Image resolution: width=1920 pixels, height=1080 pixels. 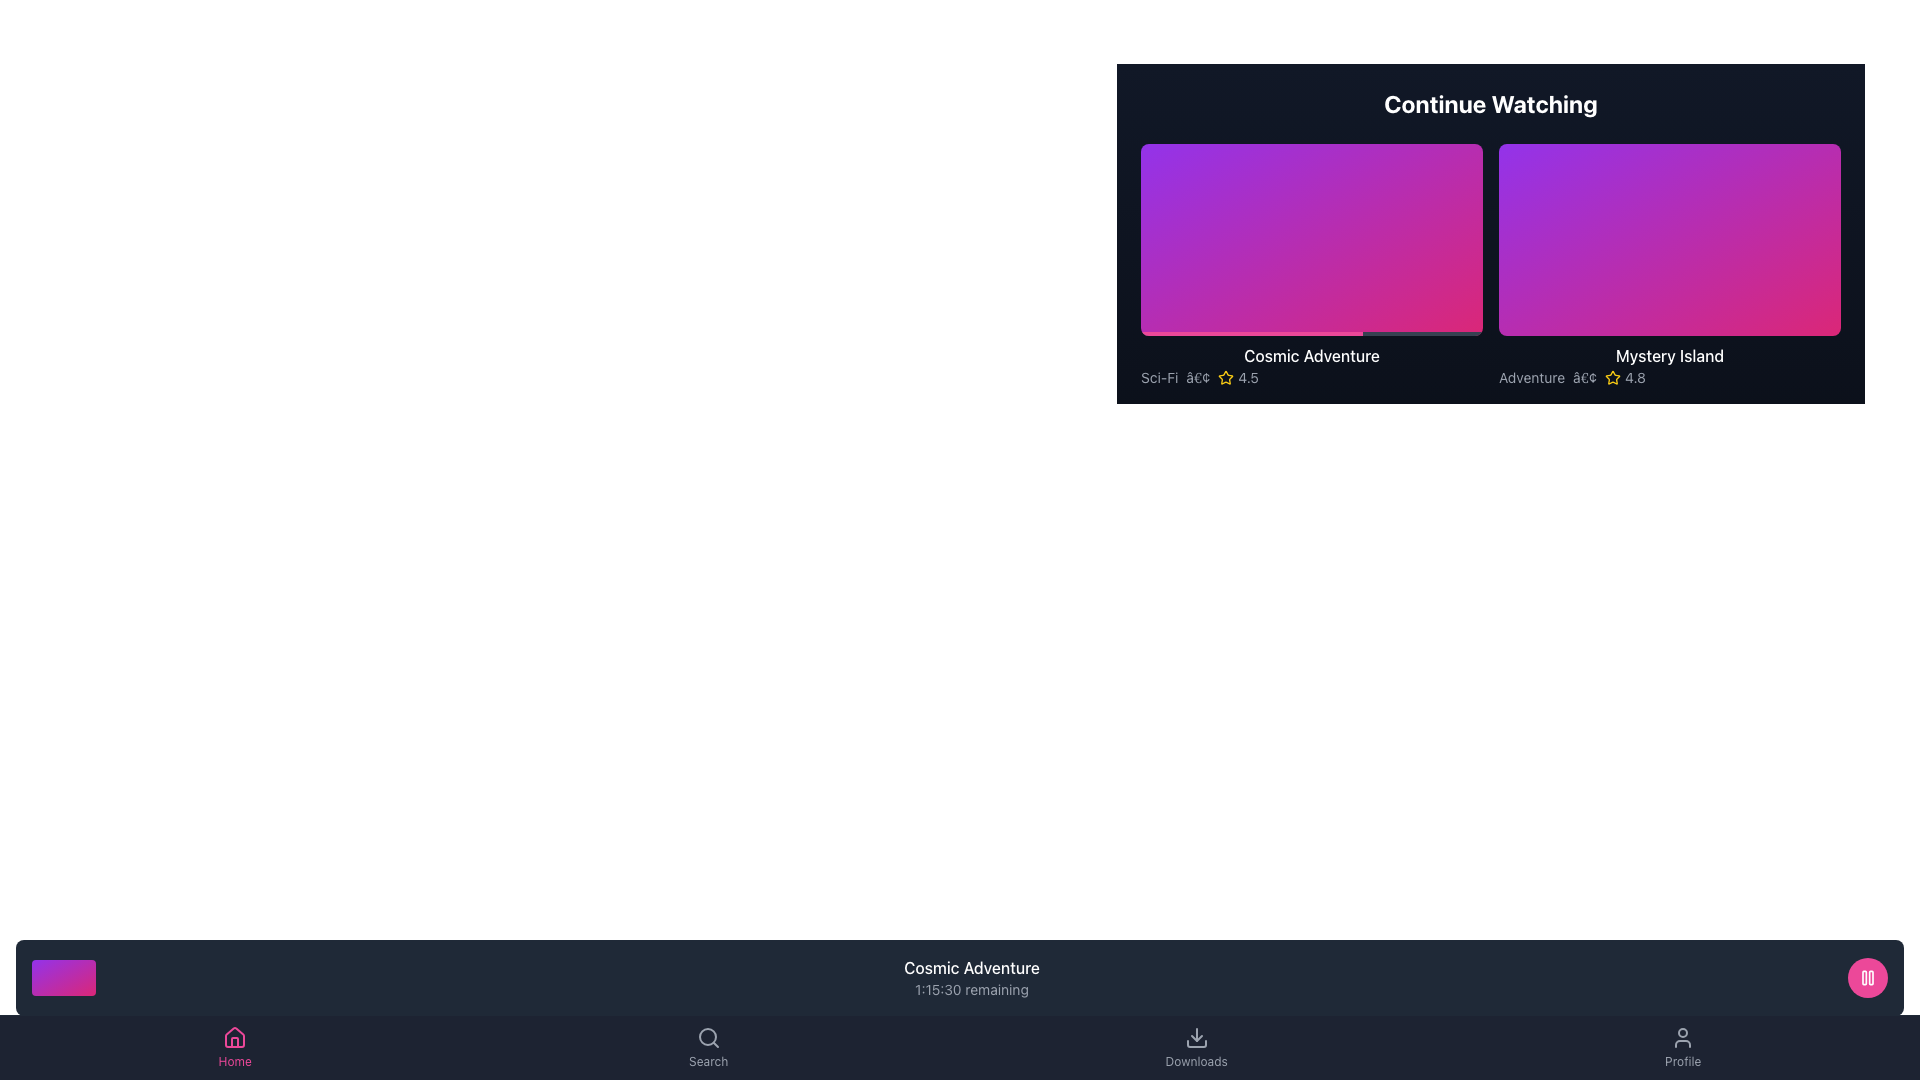 I want to click on the Text label that serves as a title or label for a media item in the 'Continue Watching' section, located below a colorful gradient rectangle and above the text description 'Adventure • 4.8', so click(x=1670, y=354).